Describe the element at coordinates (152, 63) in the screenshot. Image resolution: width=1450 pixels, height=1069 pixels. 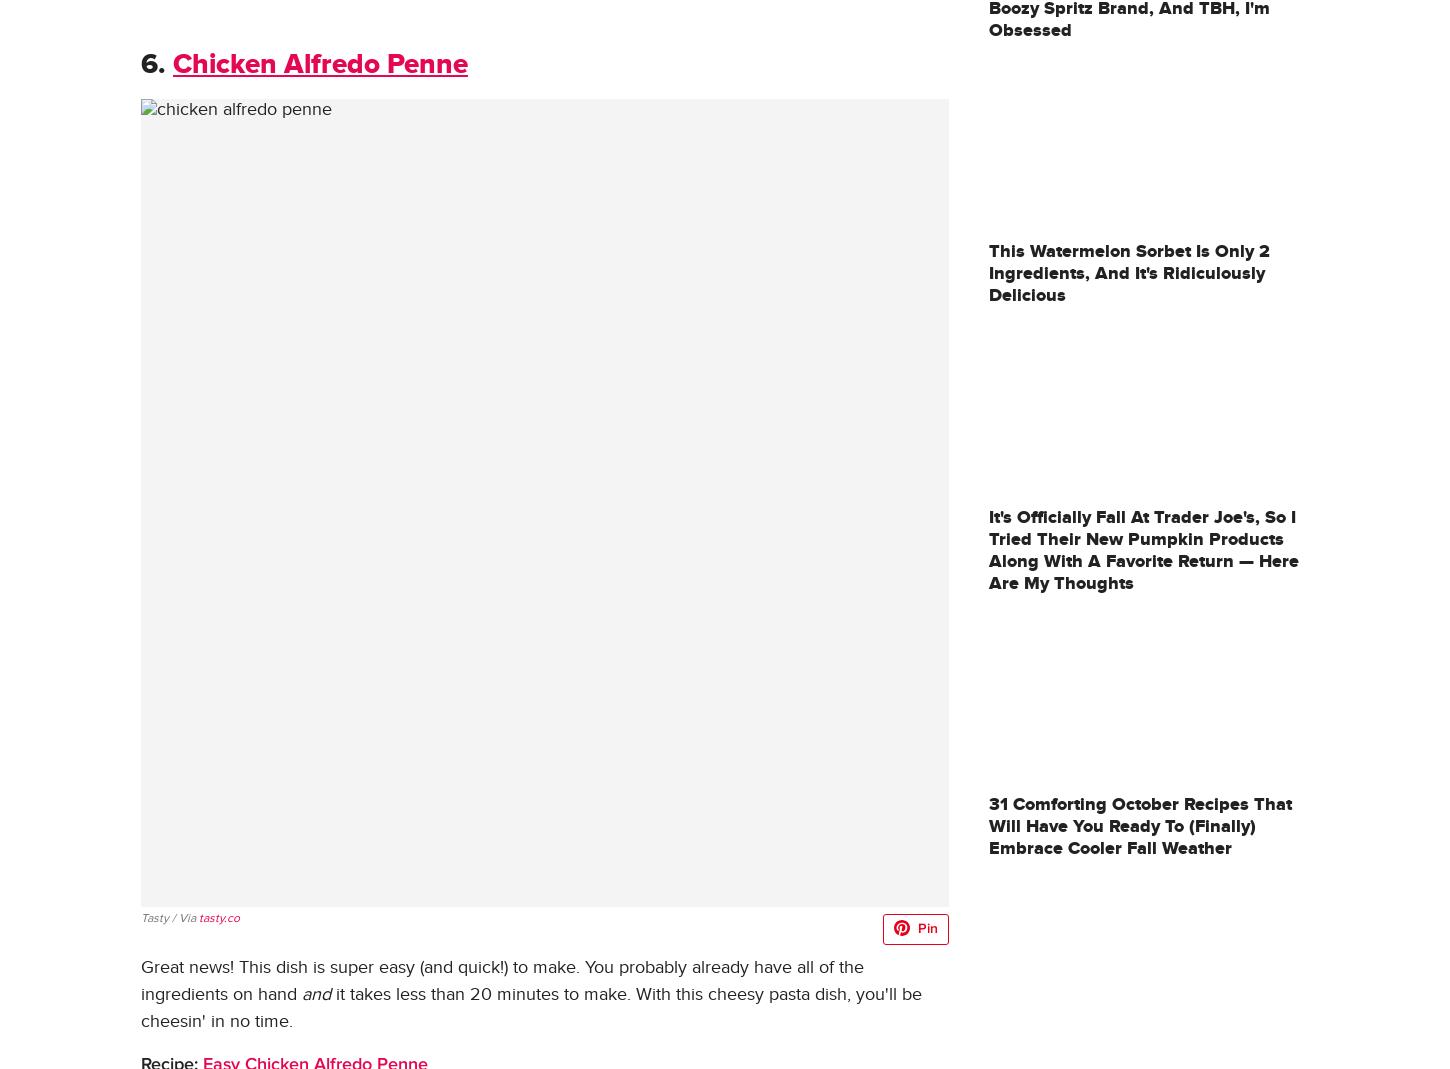
I see `'6.'` at that location.